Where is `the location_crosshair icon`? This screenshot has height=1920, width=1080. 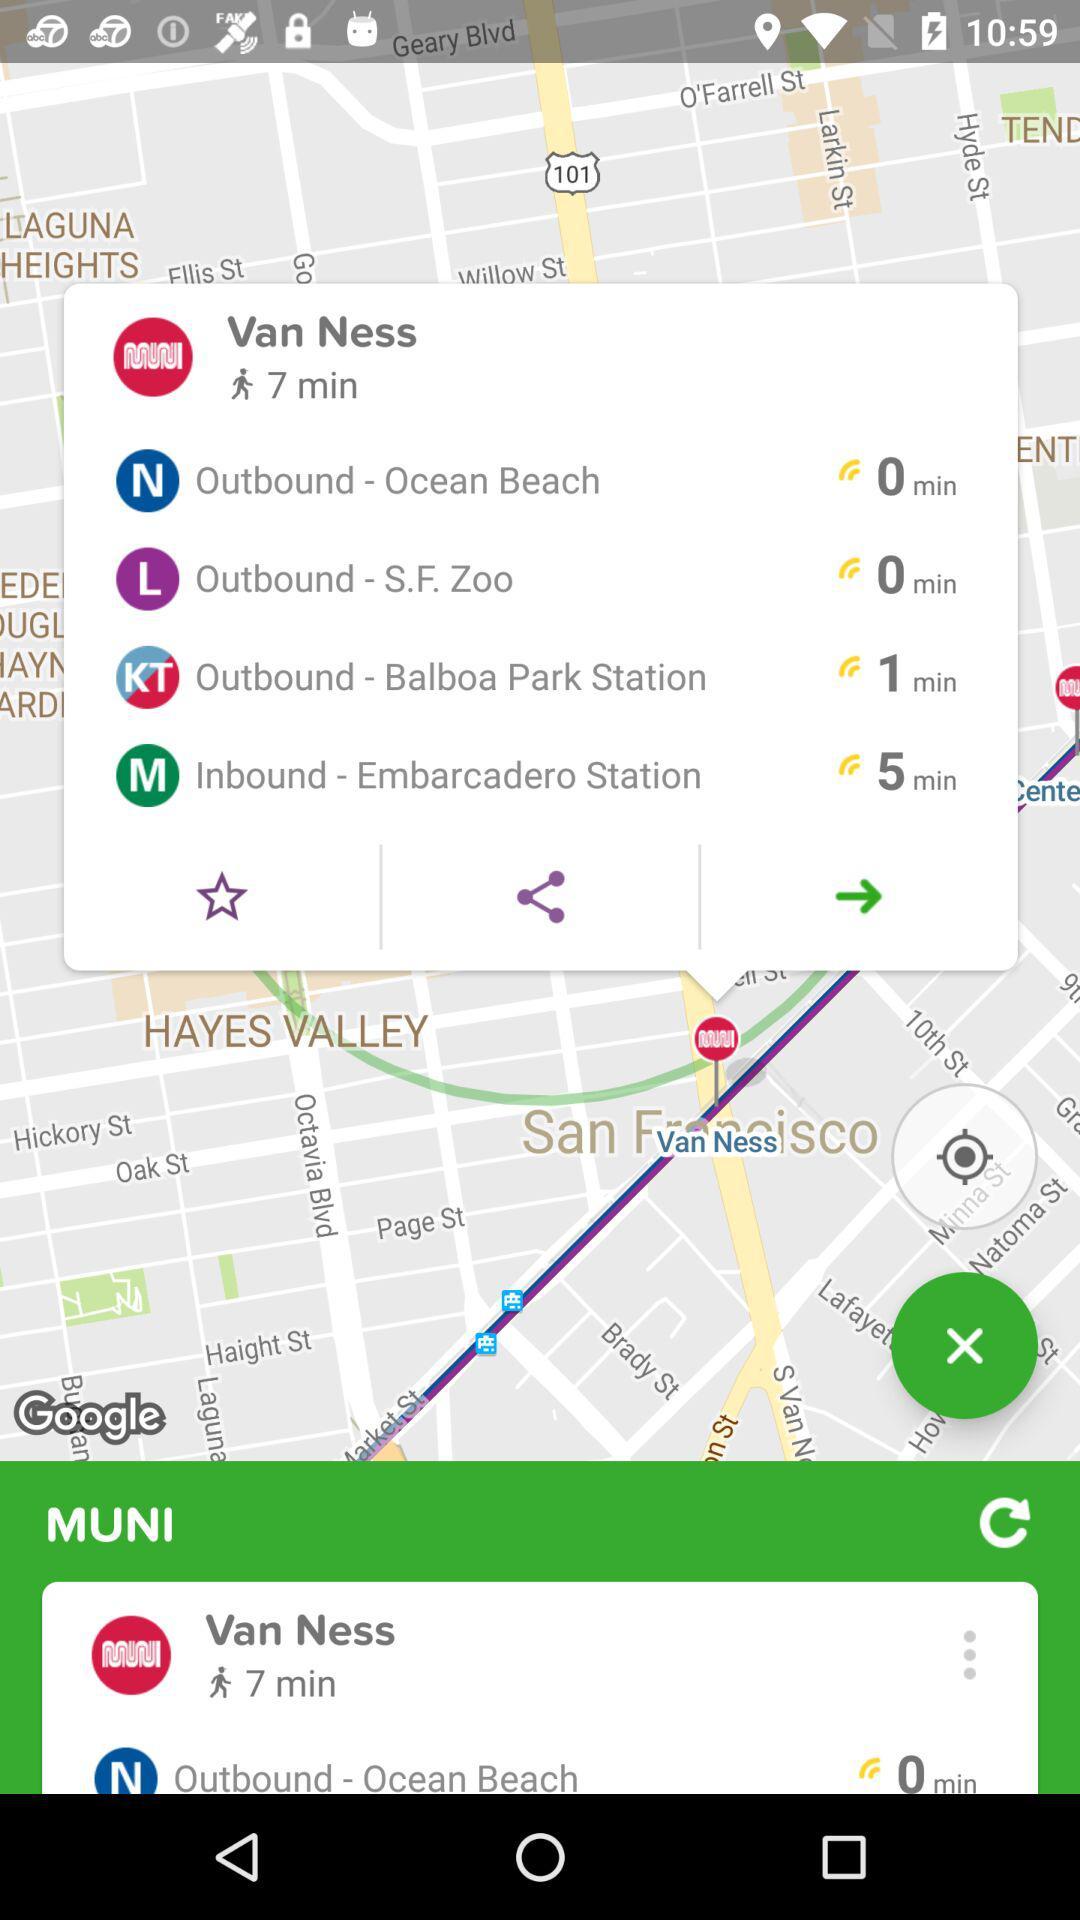
the location_crosshair icon is located at coordinates (963, 1236).